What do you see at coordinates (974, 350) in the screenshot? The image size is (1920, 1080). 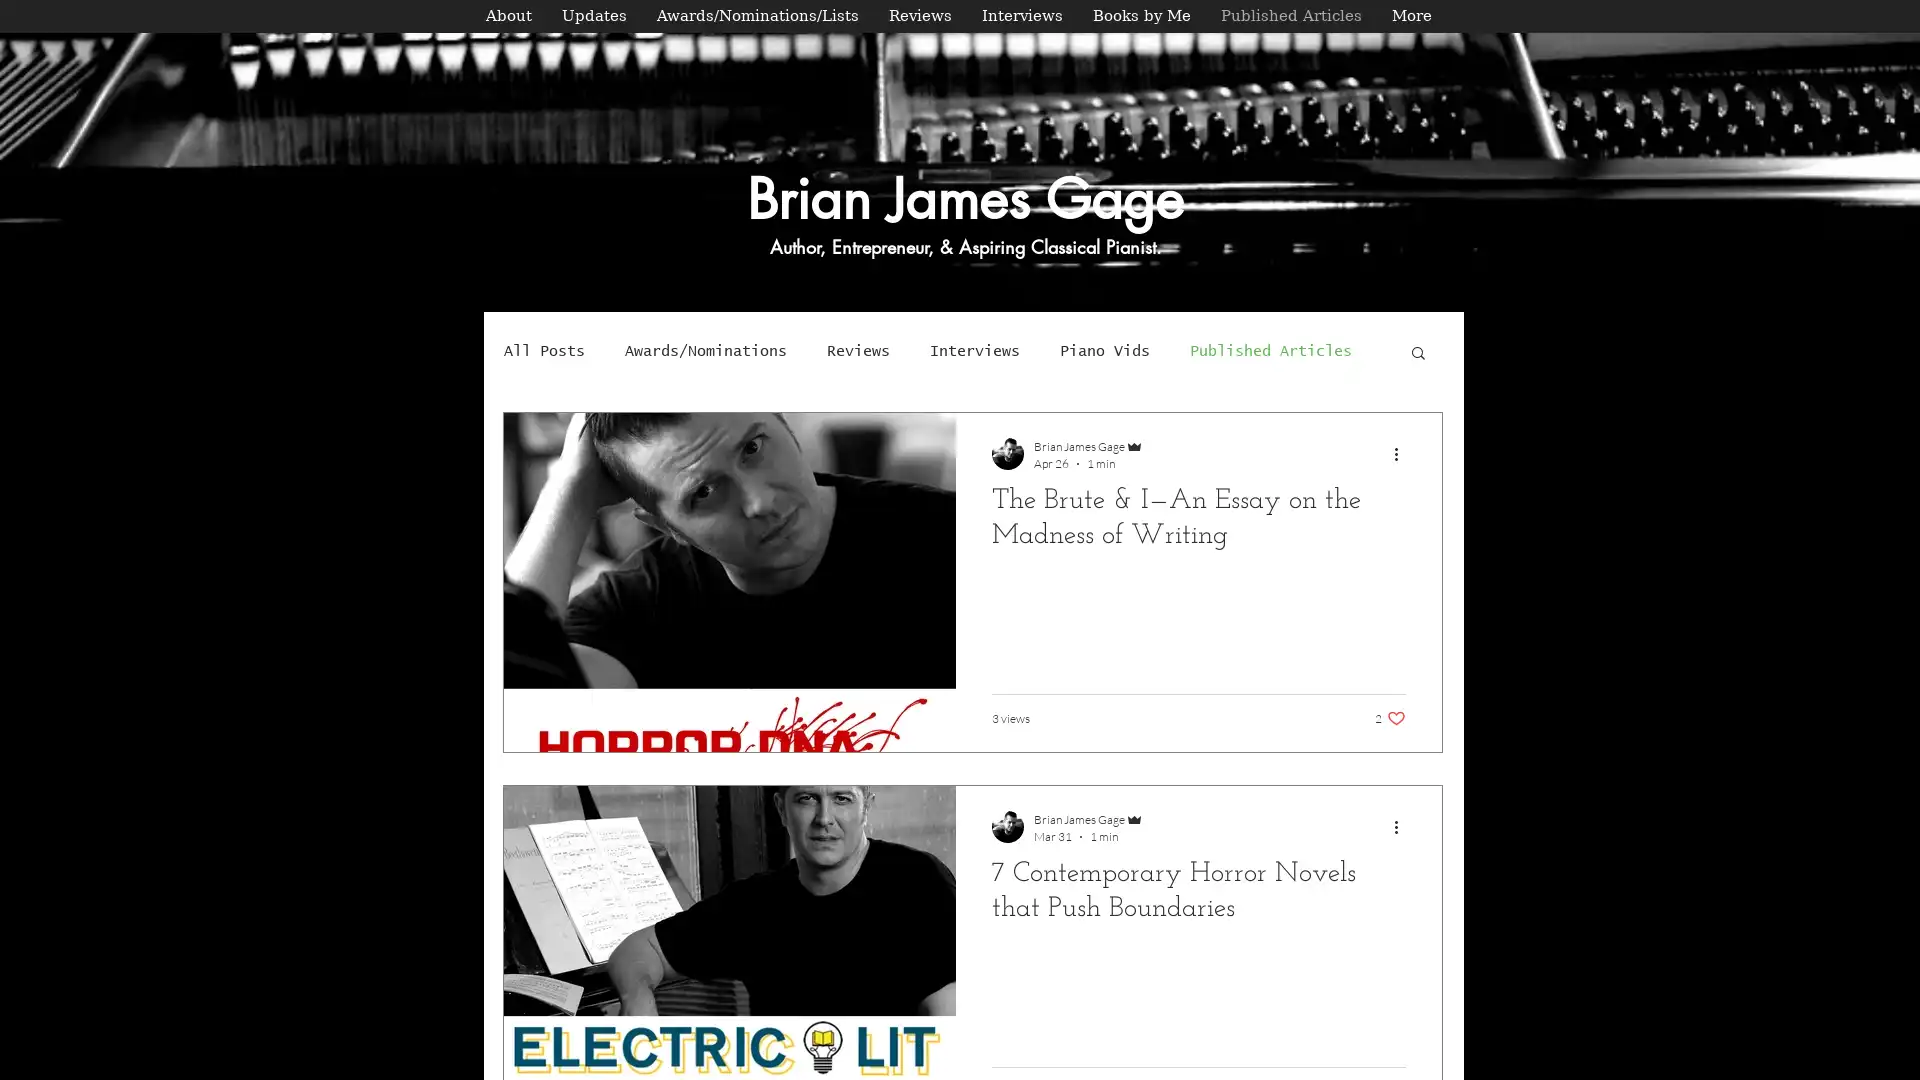 I see `Interviews` at bounding box center [974, 350].